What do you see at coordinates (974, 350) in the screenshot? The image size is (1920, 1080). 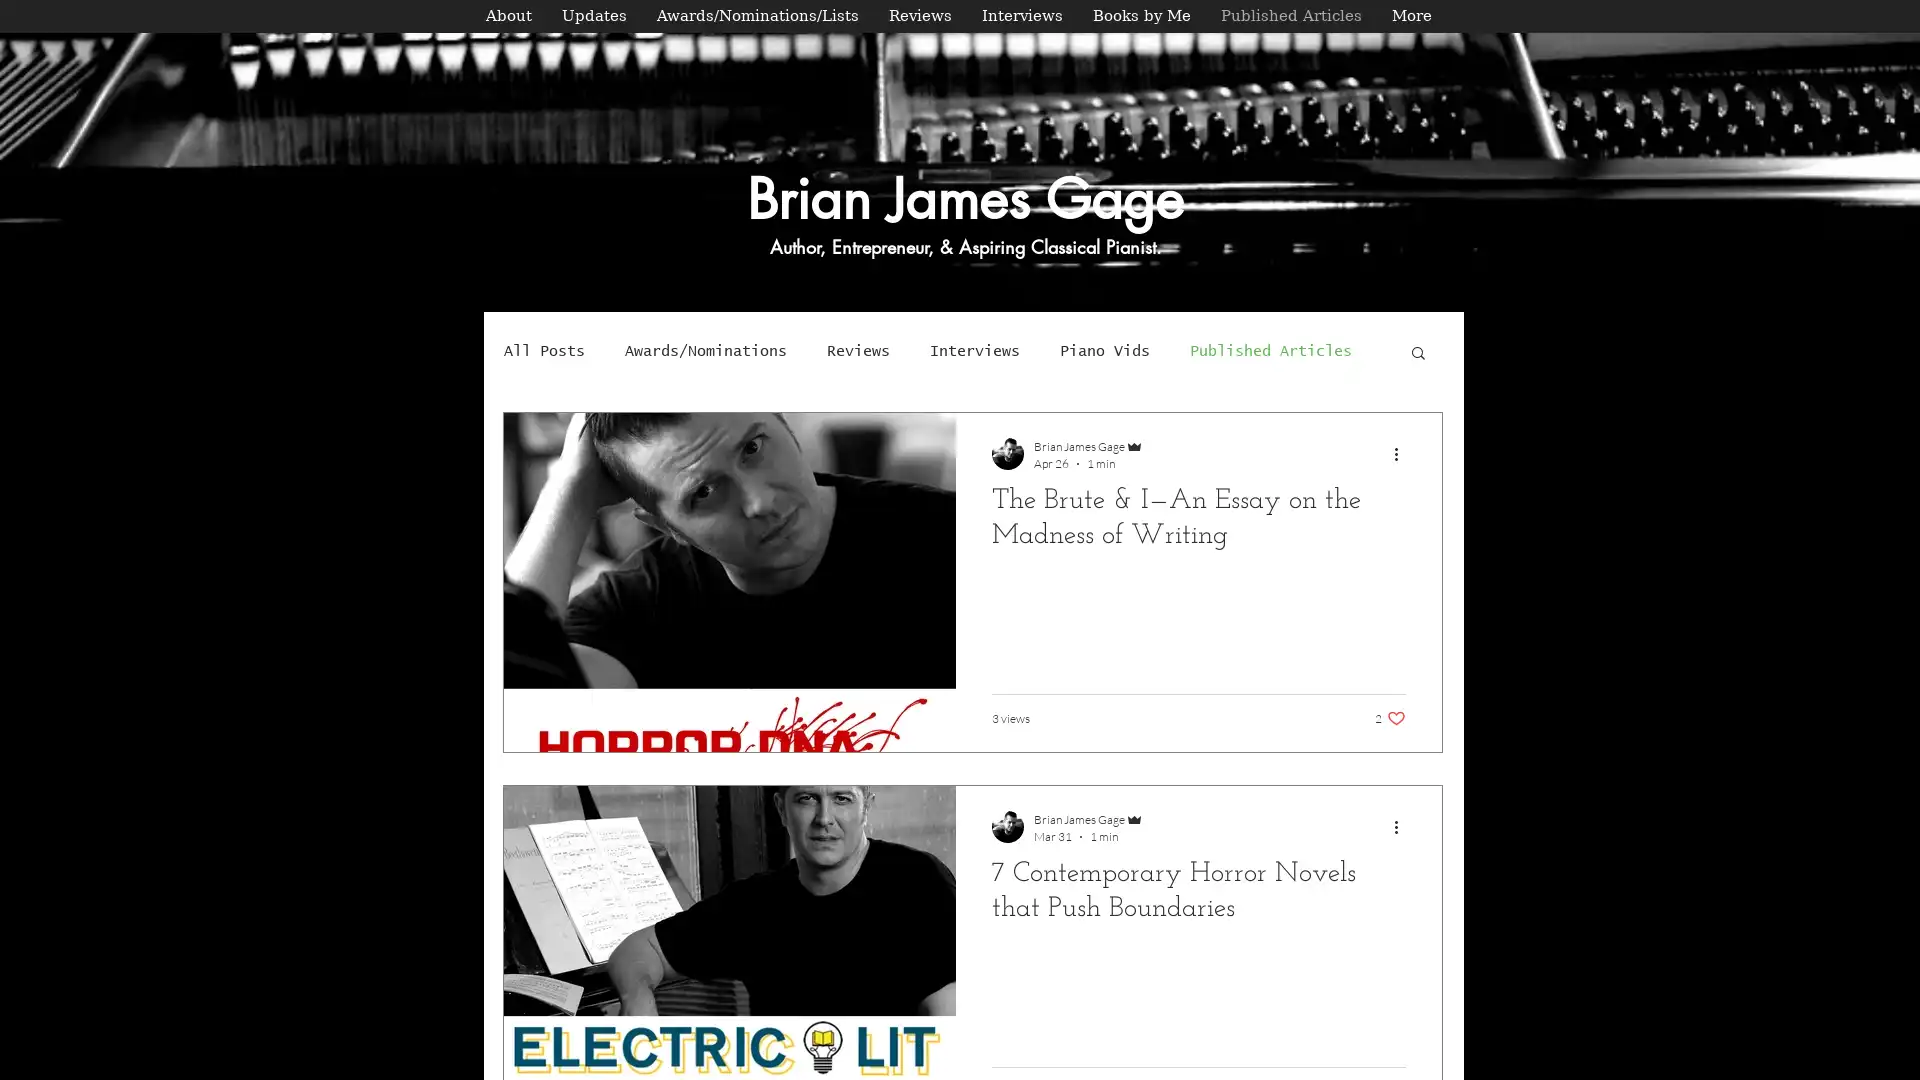 I see `Interviews` at bounding box center [974, 350].